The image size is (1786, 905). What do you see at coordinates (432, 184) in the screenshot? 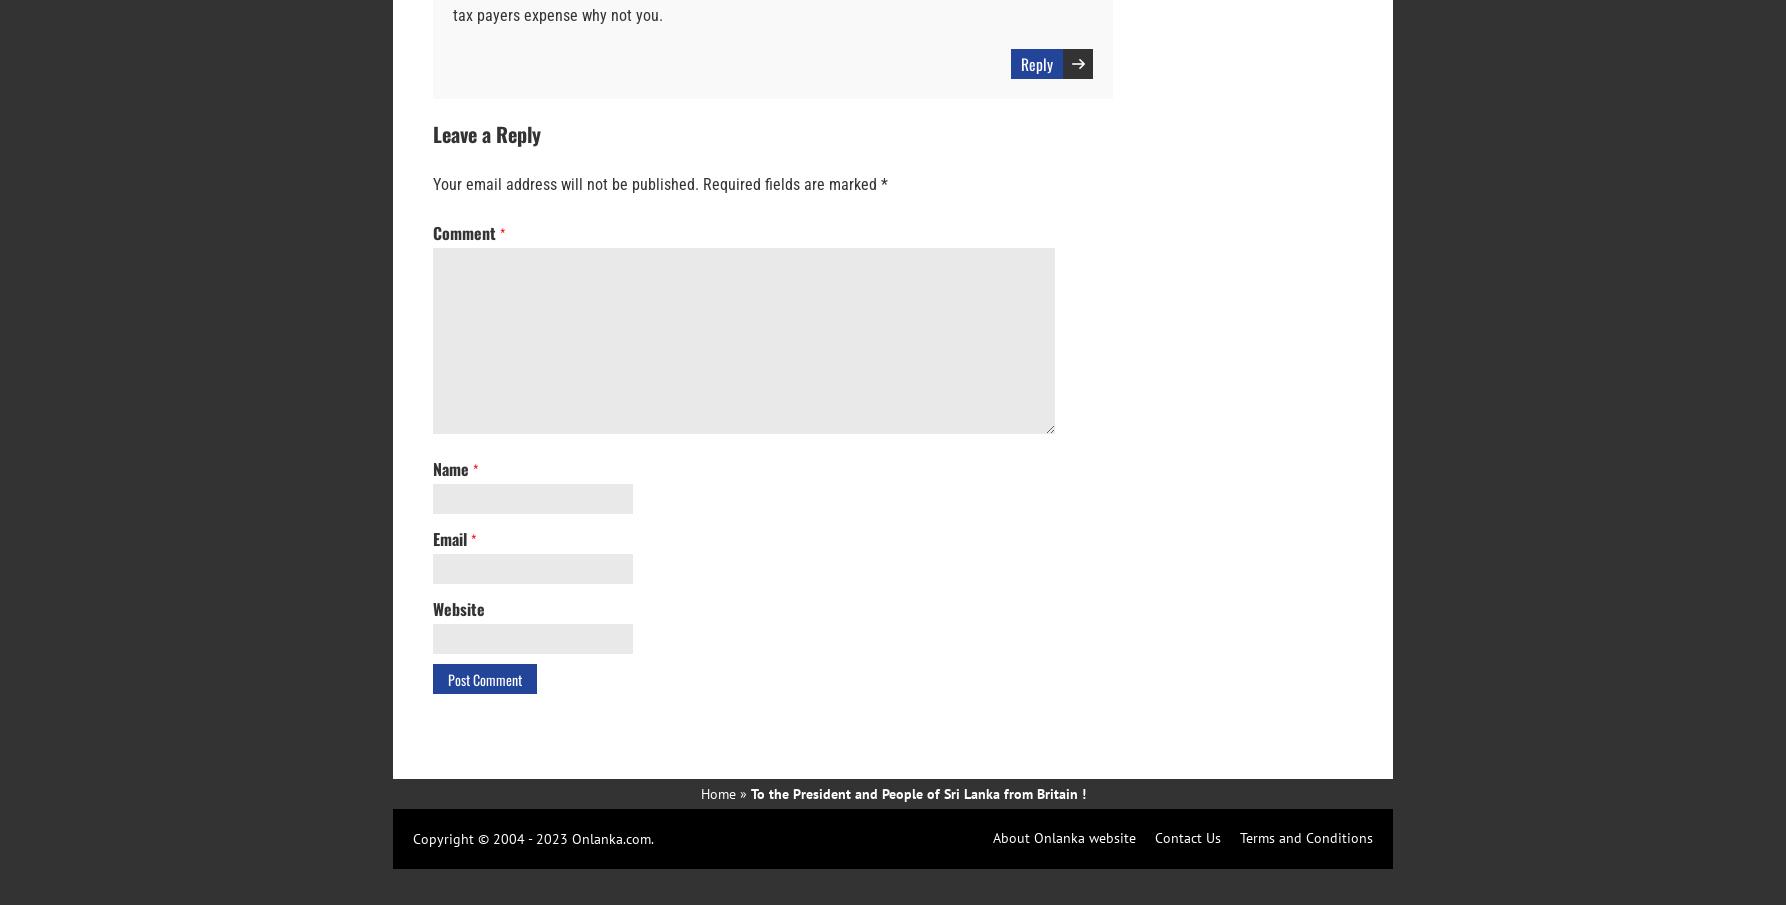
I see `'Your email address will not be published.'` at bounding box center [432, 184].